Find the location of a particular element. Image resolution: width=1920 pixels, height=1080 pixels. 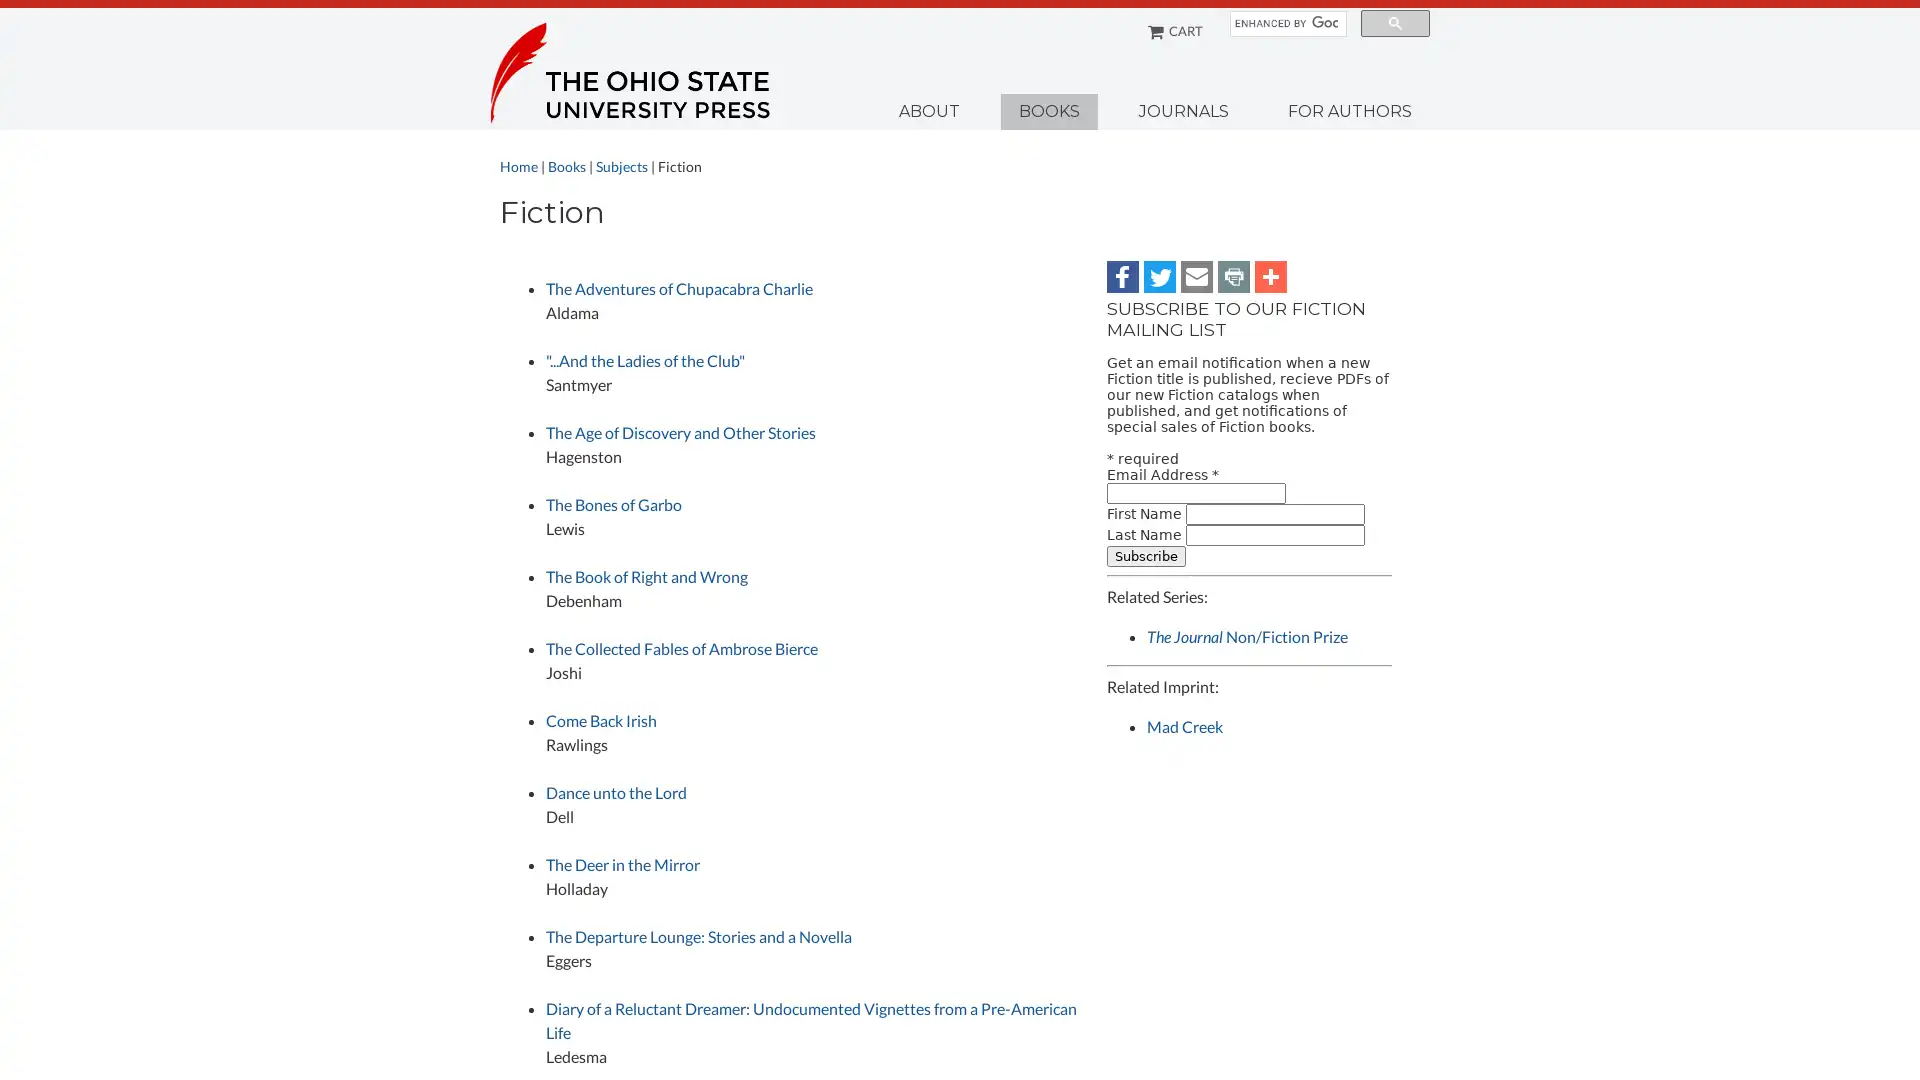

Share to Twitter is located at coordinates (1160, 276).